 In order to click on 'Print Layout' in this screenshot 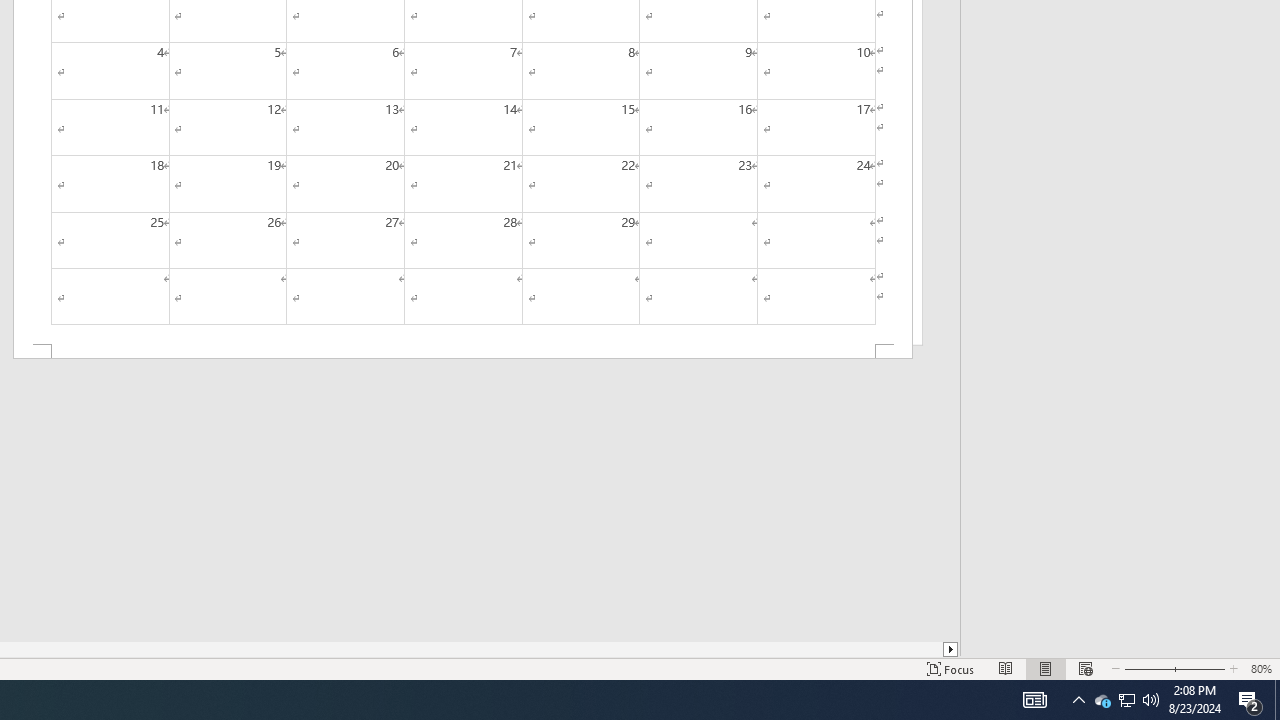, I will do `click(1045, 669)`.